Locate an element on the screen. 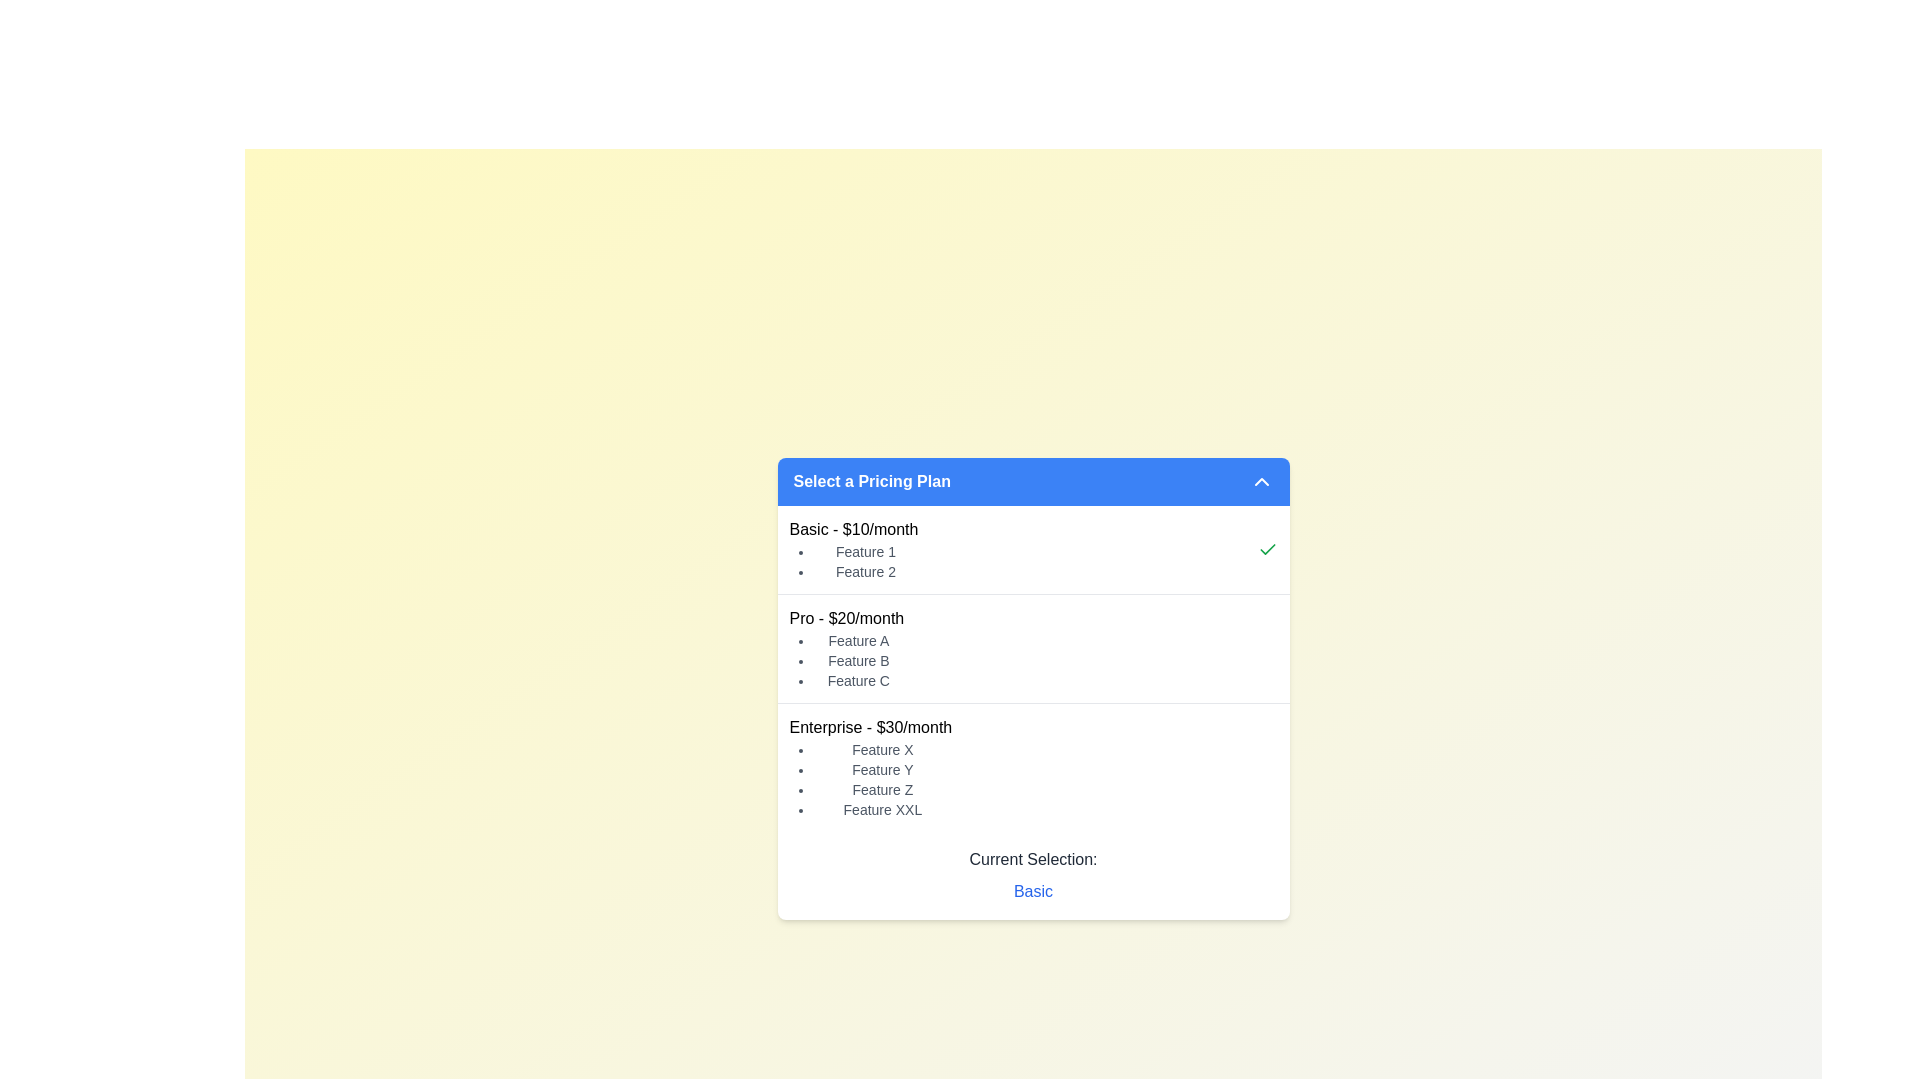  the features list associated with the 'Pro' pricing plan, located below the 'Pro - $20/month' section title is located at coordinates (846, 660).